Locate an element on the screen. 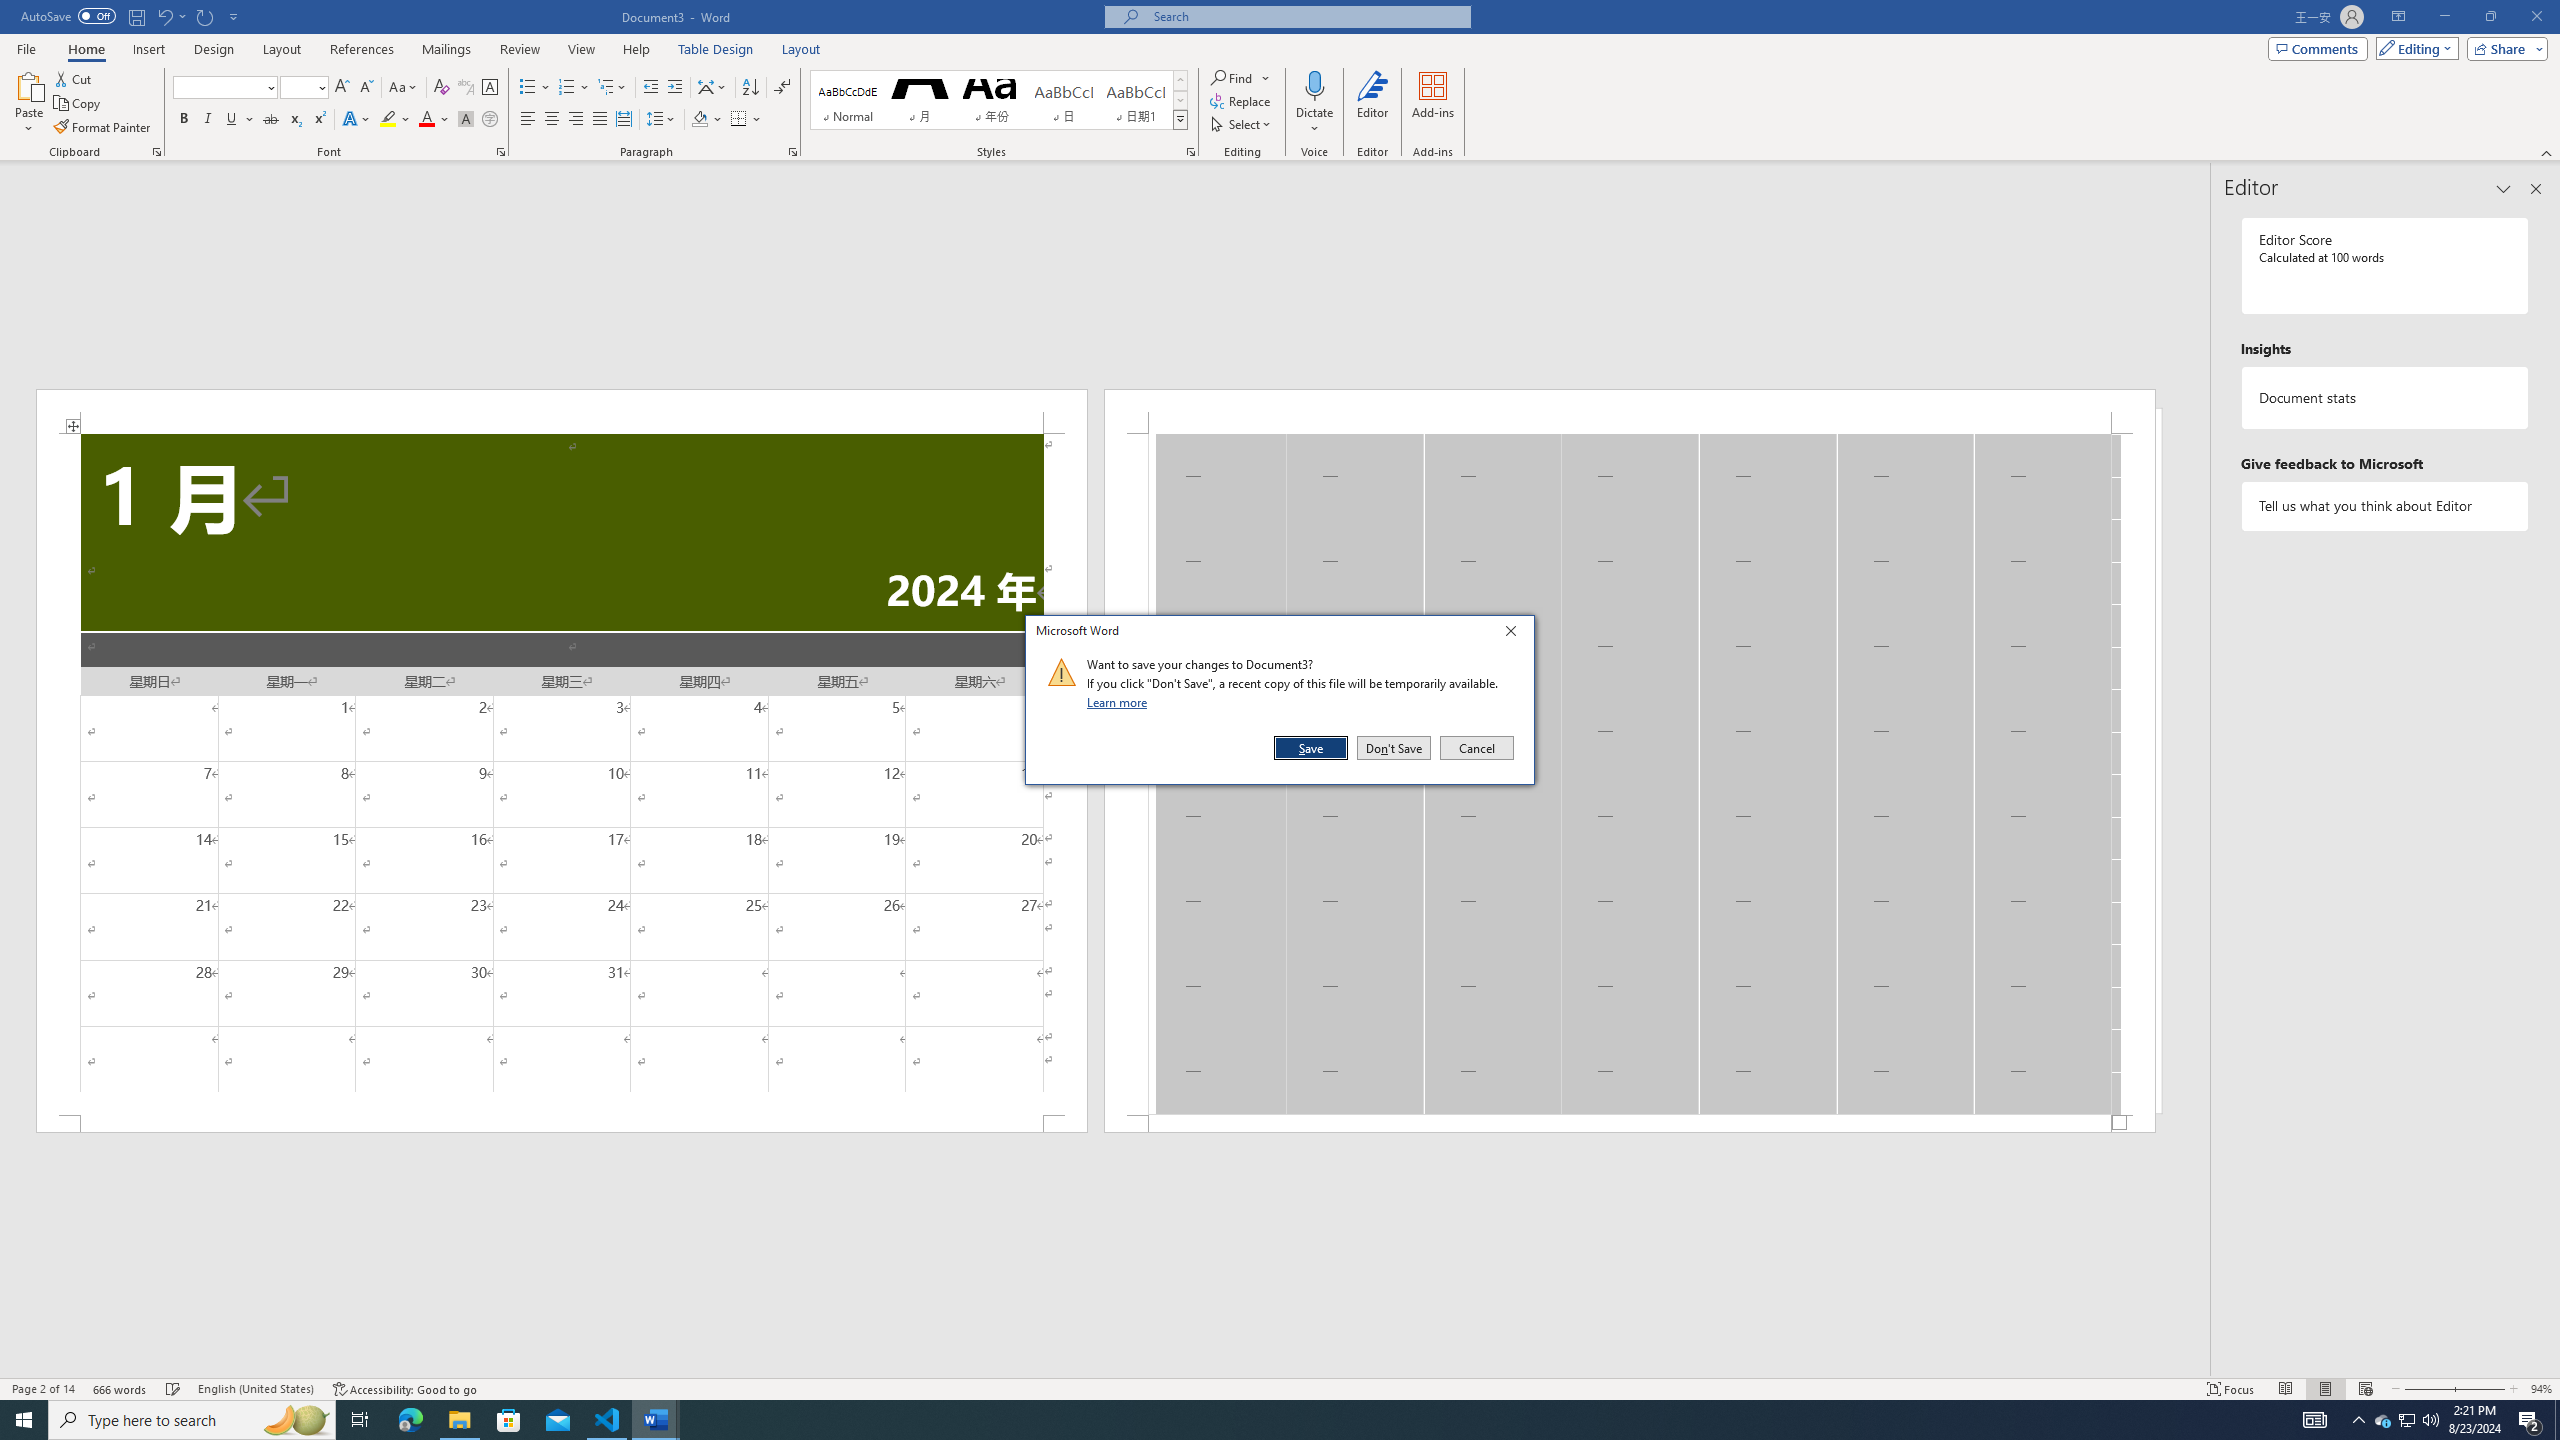 The image size is (2560, 1440). 'Numbering' is located at coordinates (566, 87).